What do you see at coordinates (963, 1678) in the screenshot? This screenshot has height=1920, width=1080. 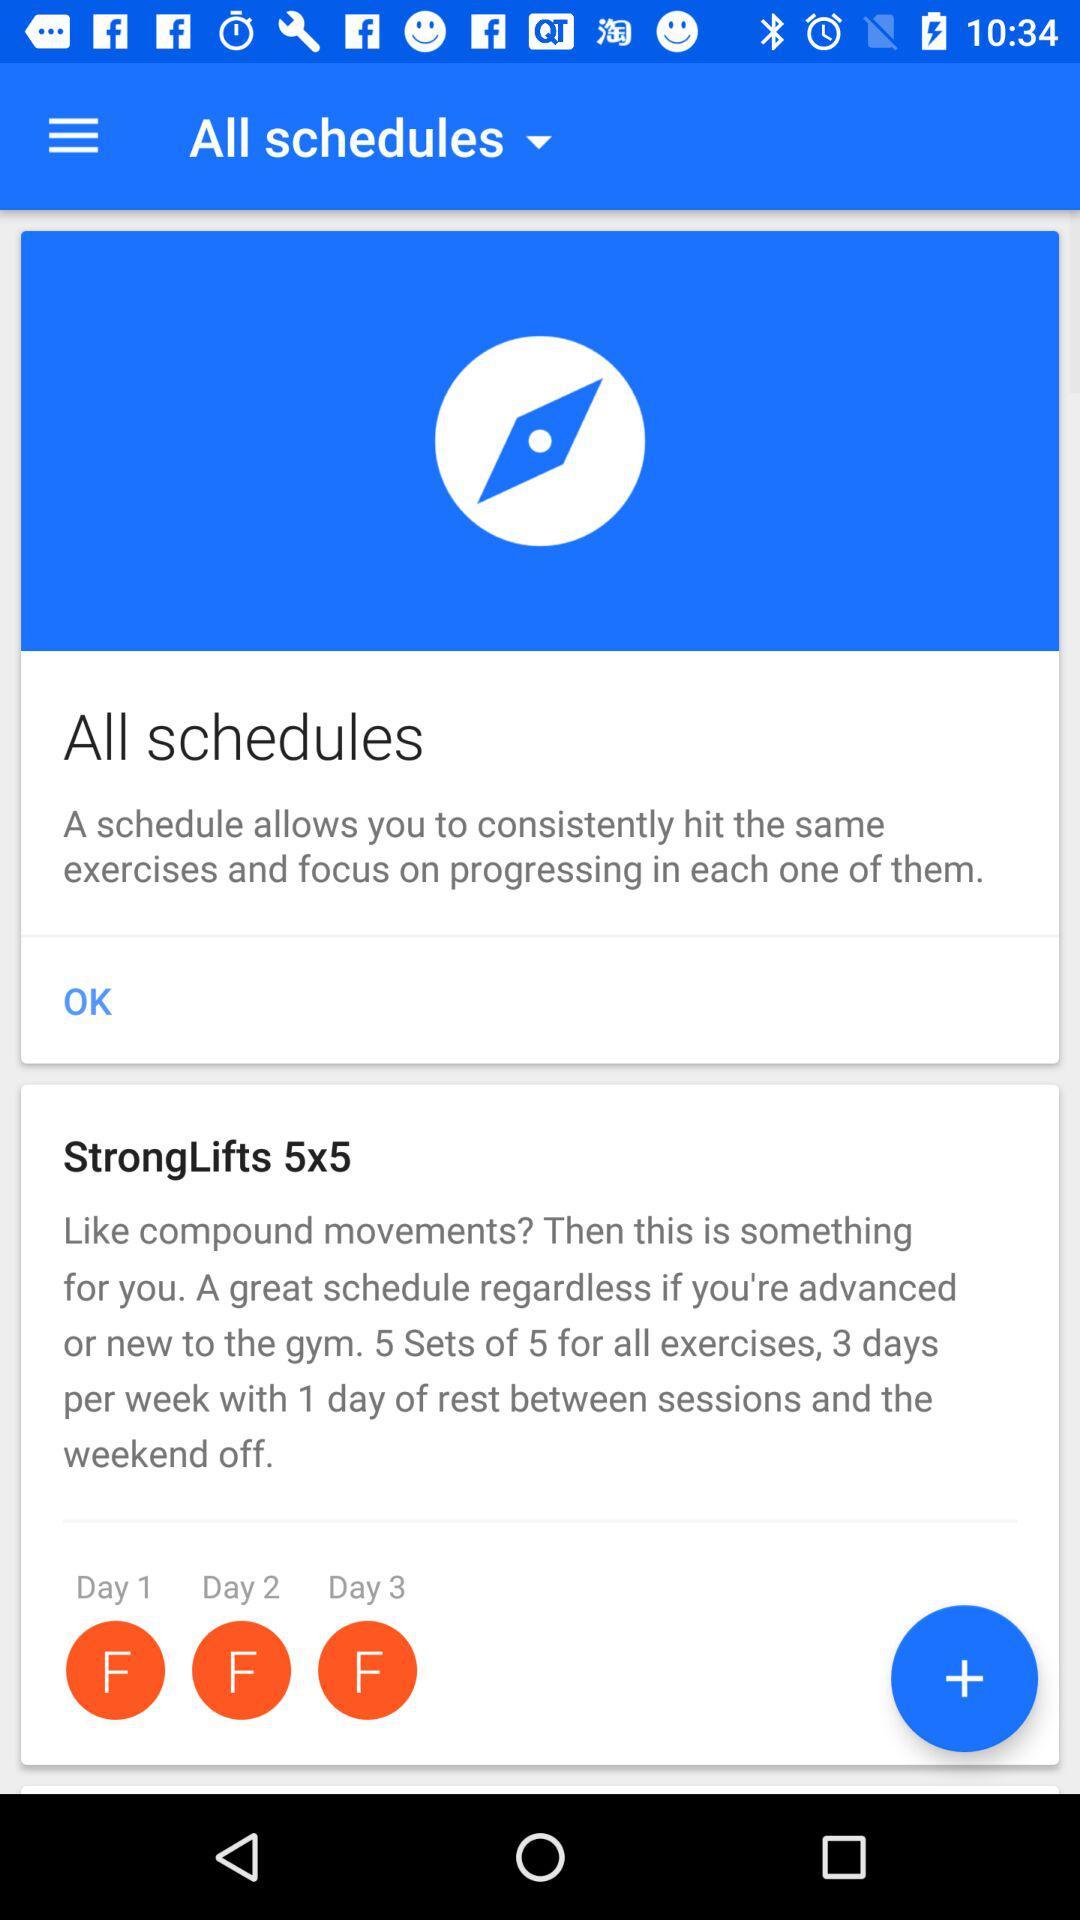 I see `the add icon` at bounding box center [963, 1678].